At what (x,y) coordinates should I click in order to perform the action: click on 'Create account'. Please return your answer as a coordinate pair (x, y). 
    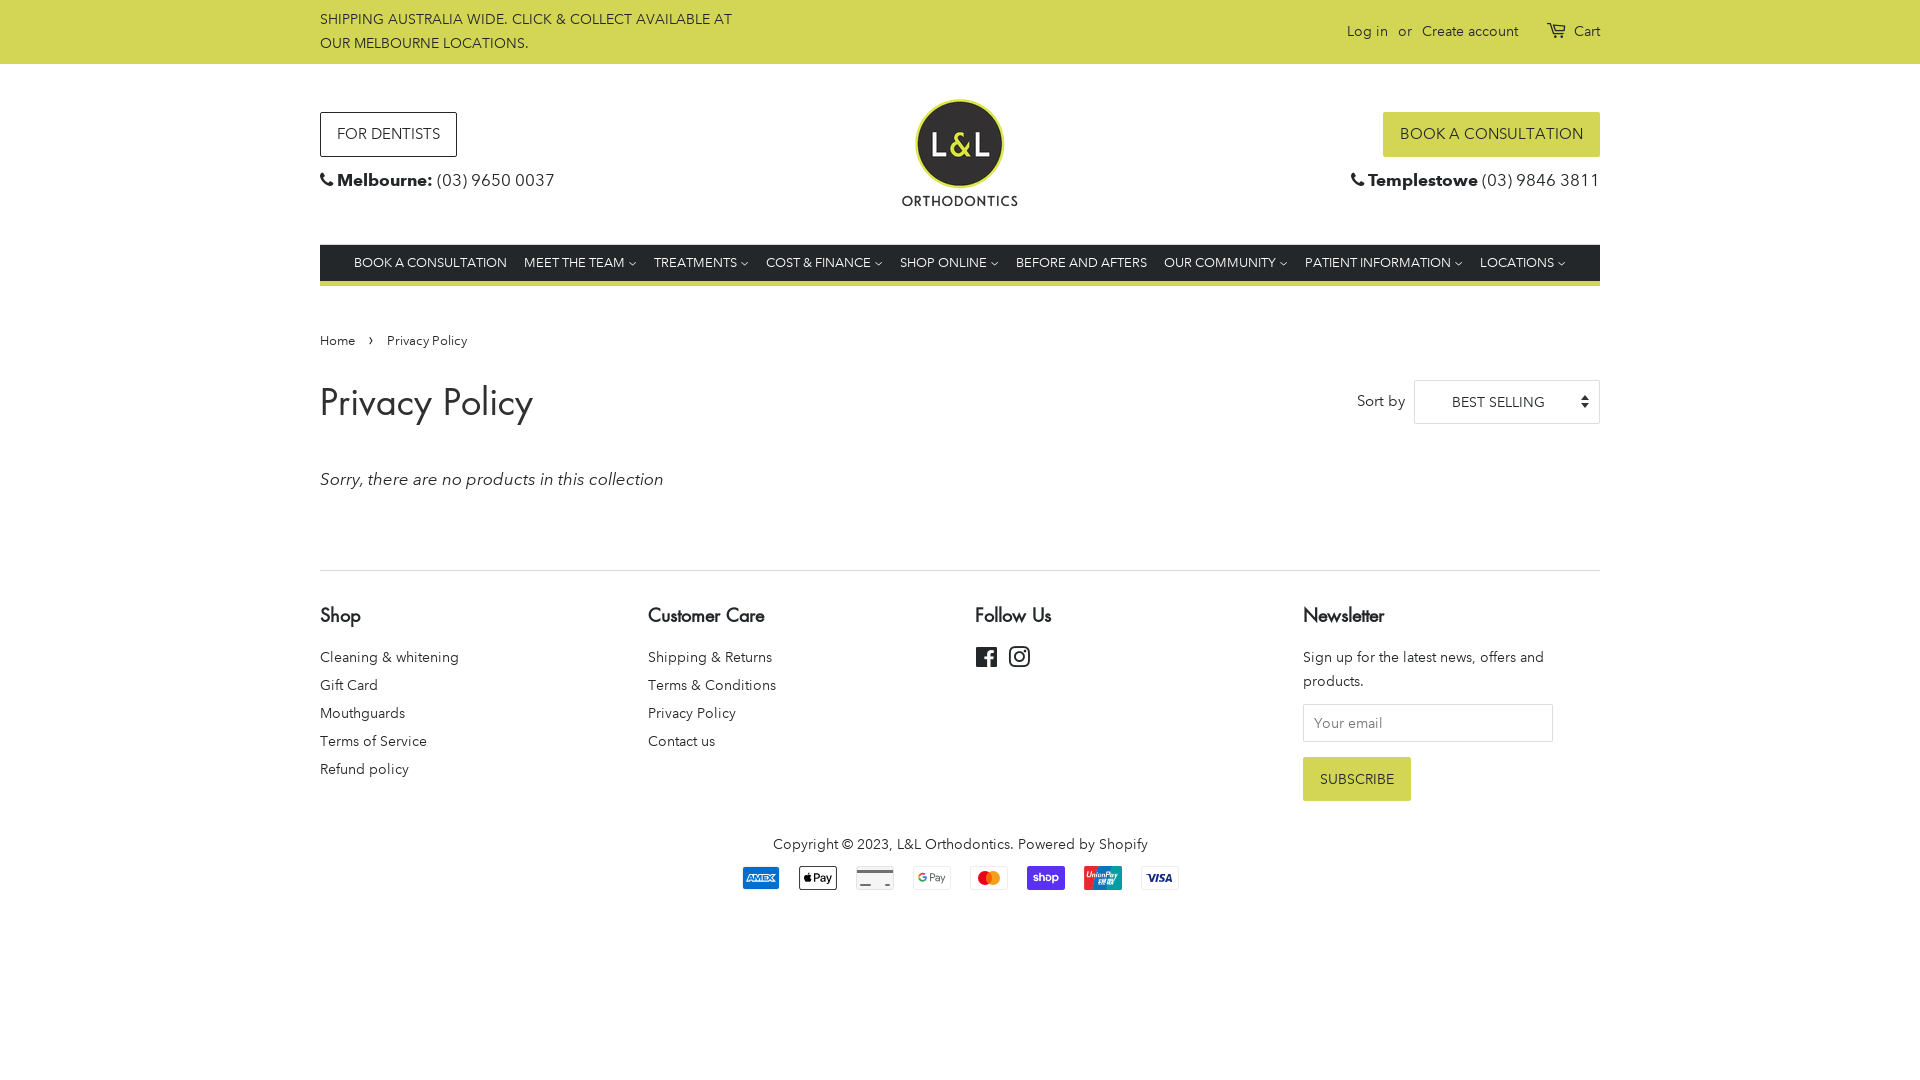
    Looking at the image, I should click on (1469, 30).